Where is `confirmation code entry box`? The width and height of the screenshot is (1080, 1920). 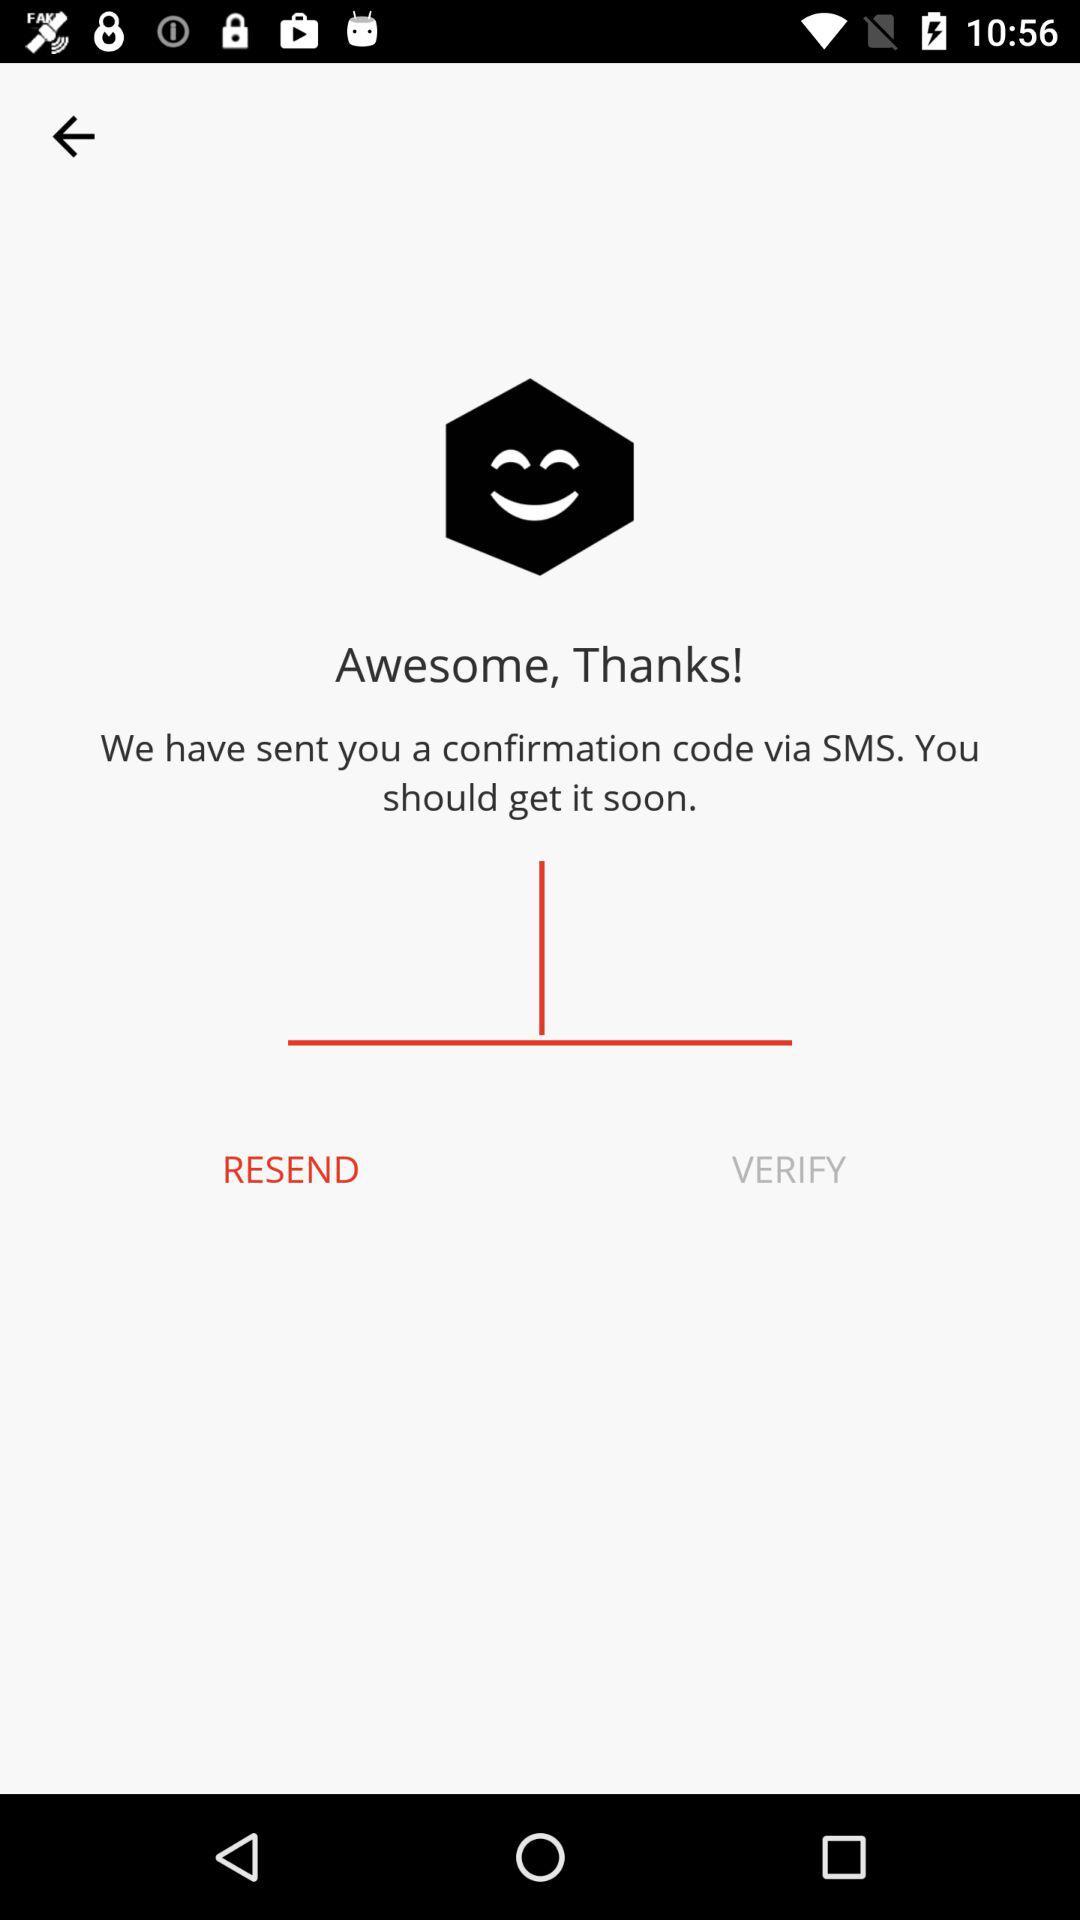
confirmation code entry box is located at coordinates (540, 948).